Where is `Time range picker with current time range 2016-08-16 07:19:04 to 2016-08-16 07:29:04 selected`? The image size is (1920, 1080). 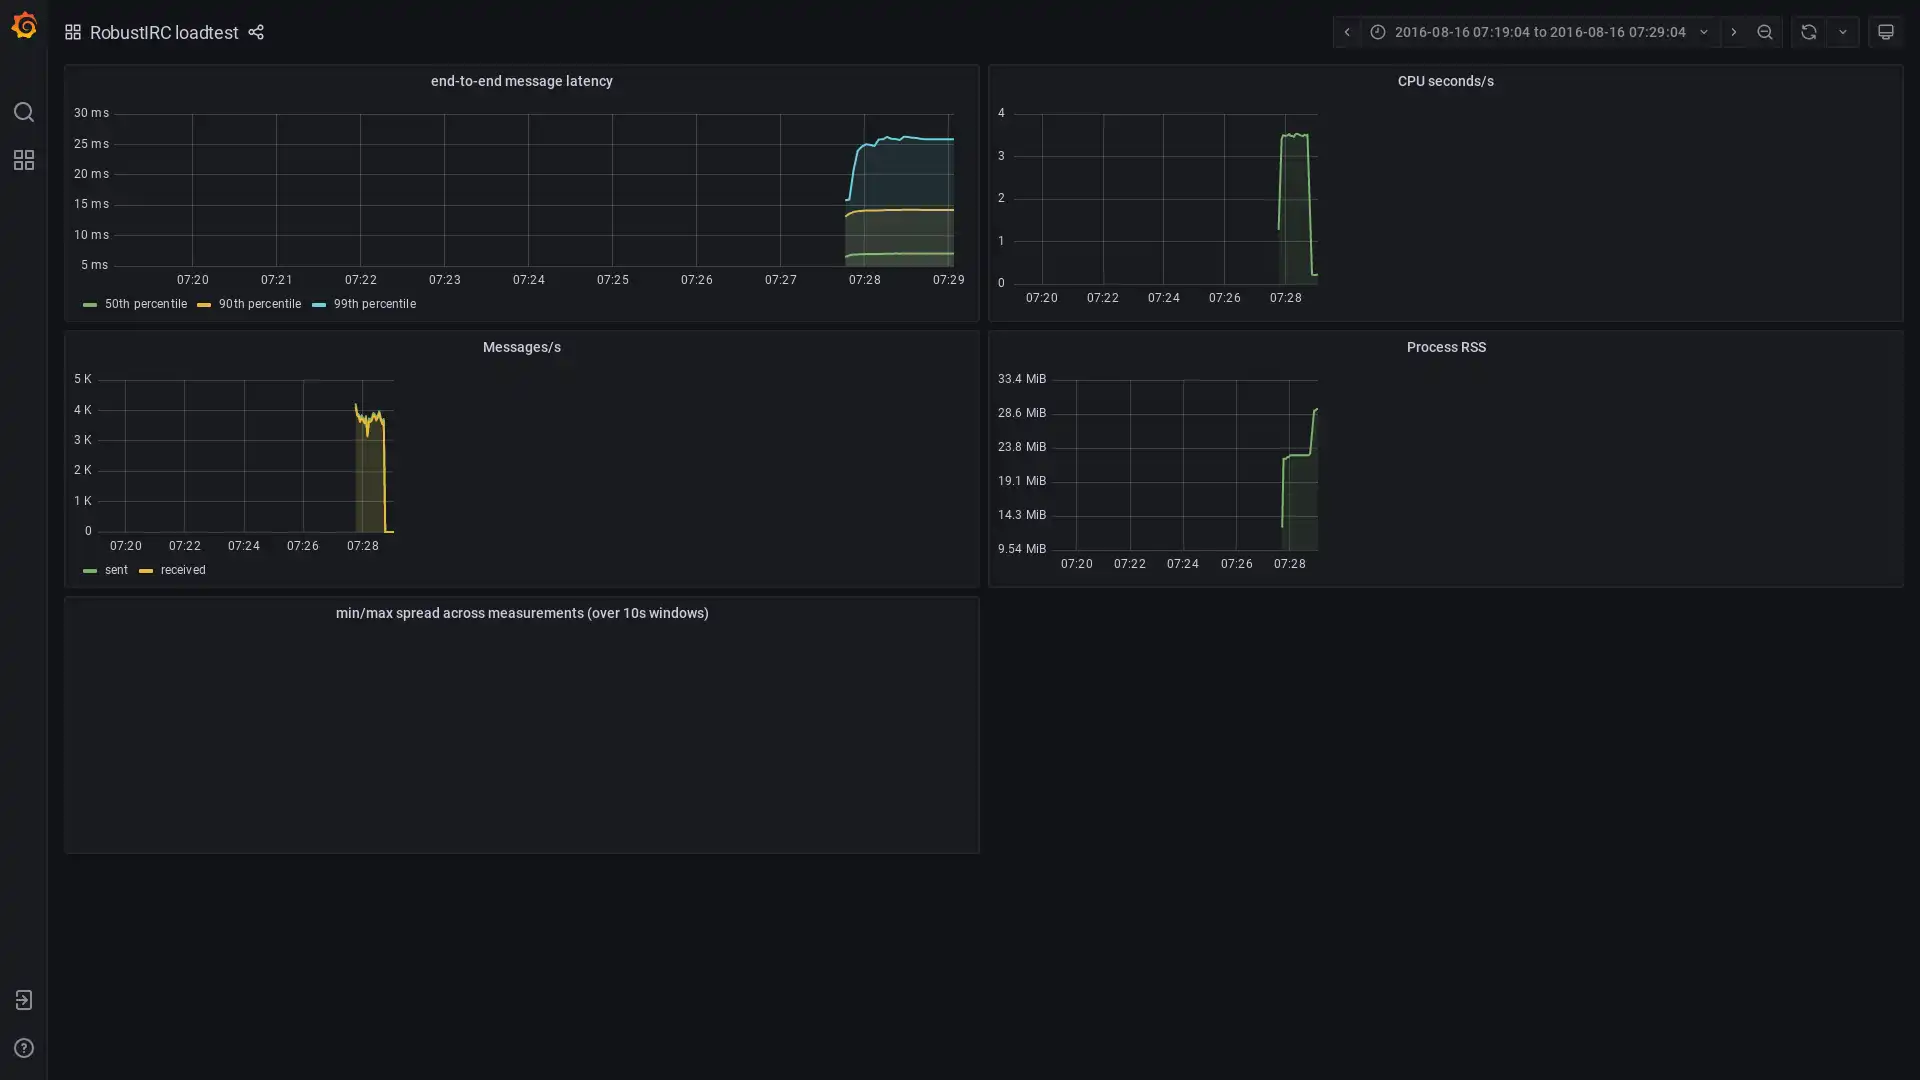
Time range picker with current time range 2016-08-16 07:19:04 to 2016-08-16 07:29:04 selected is located at coordinates (1538, 31).